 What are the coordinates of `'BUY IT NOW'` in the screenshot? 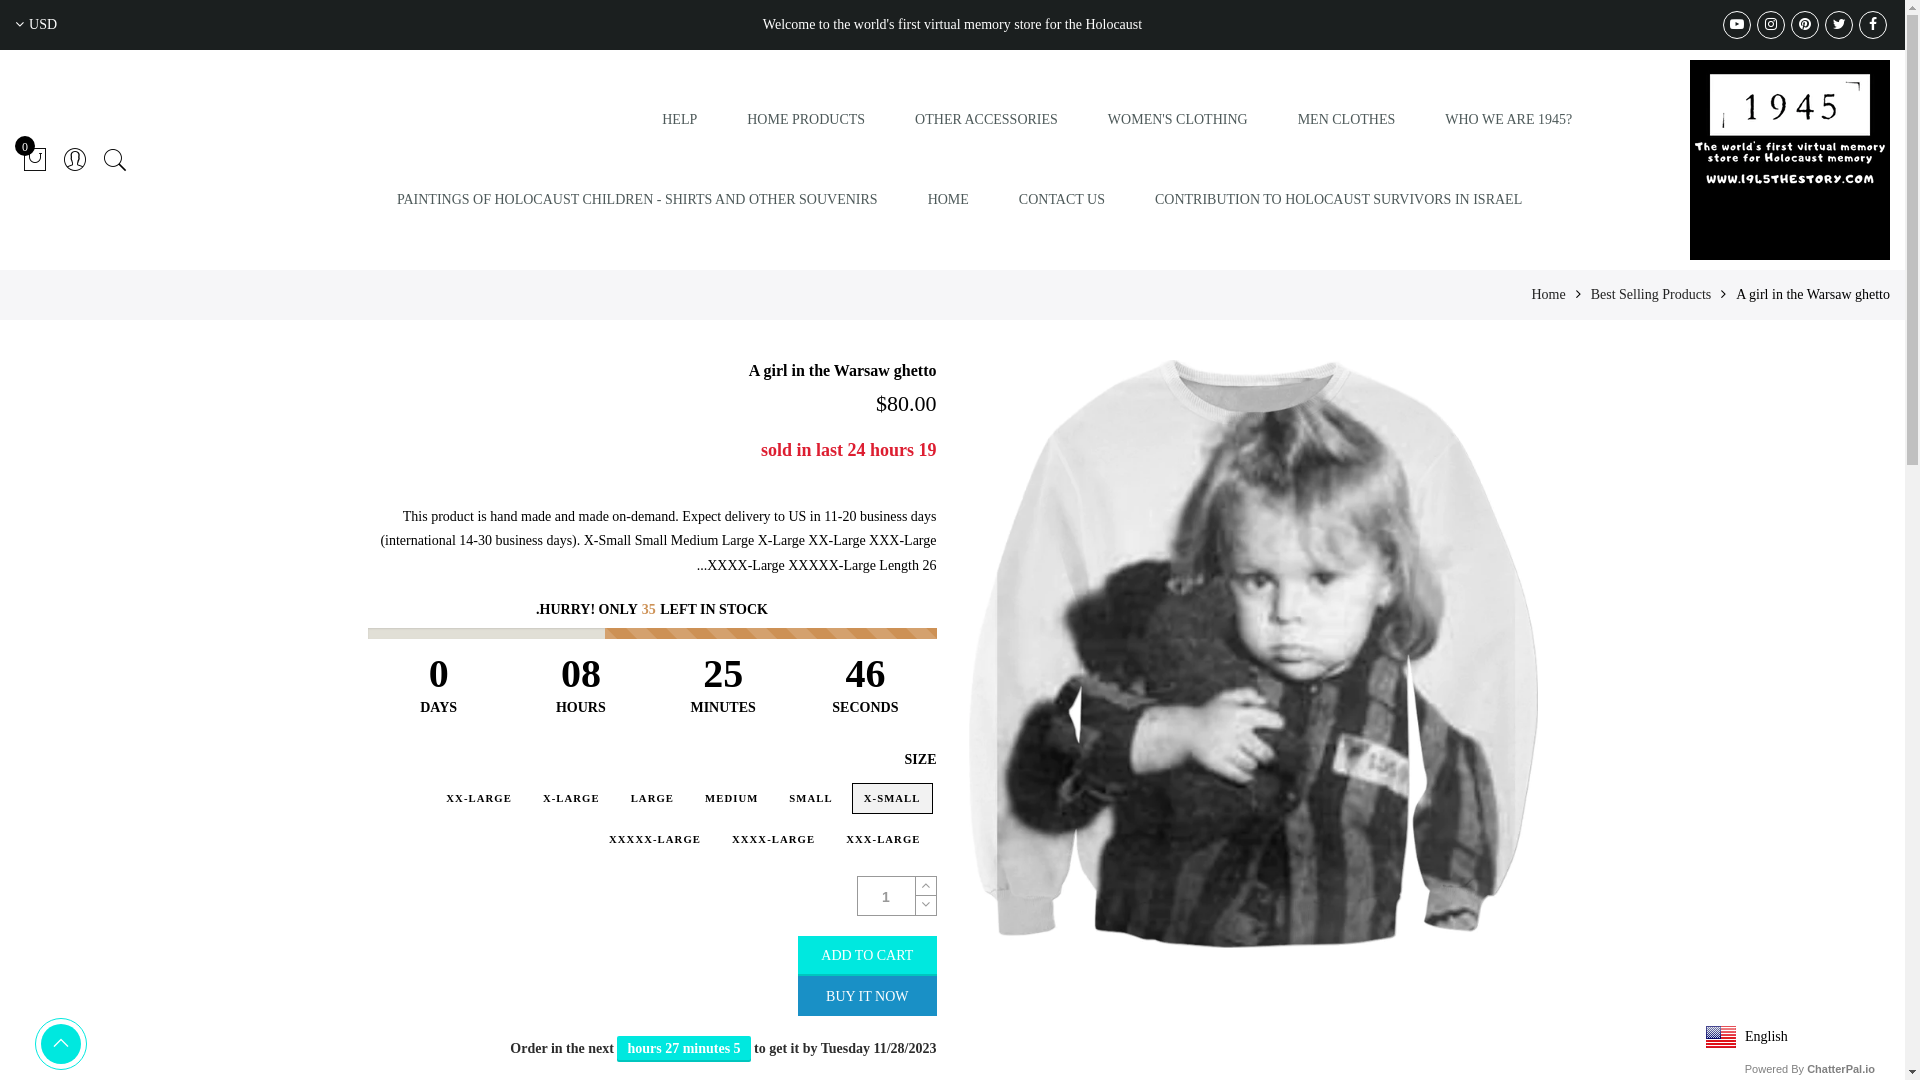 It's located at (867, 995).